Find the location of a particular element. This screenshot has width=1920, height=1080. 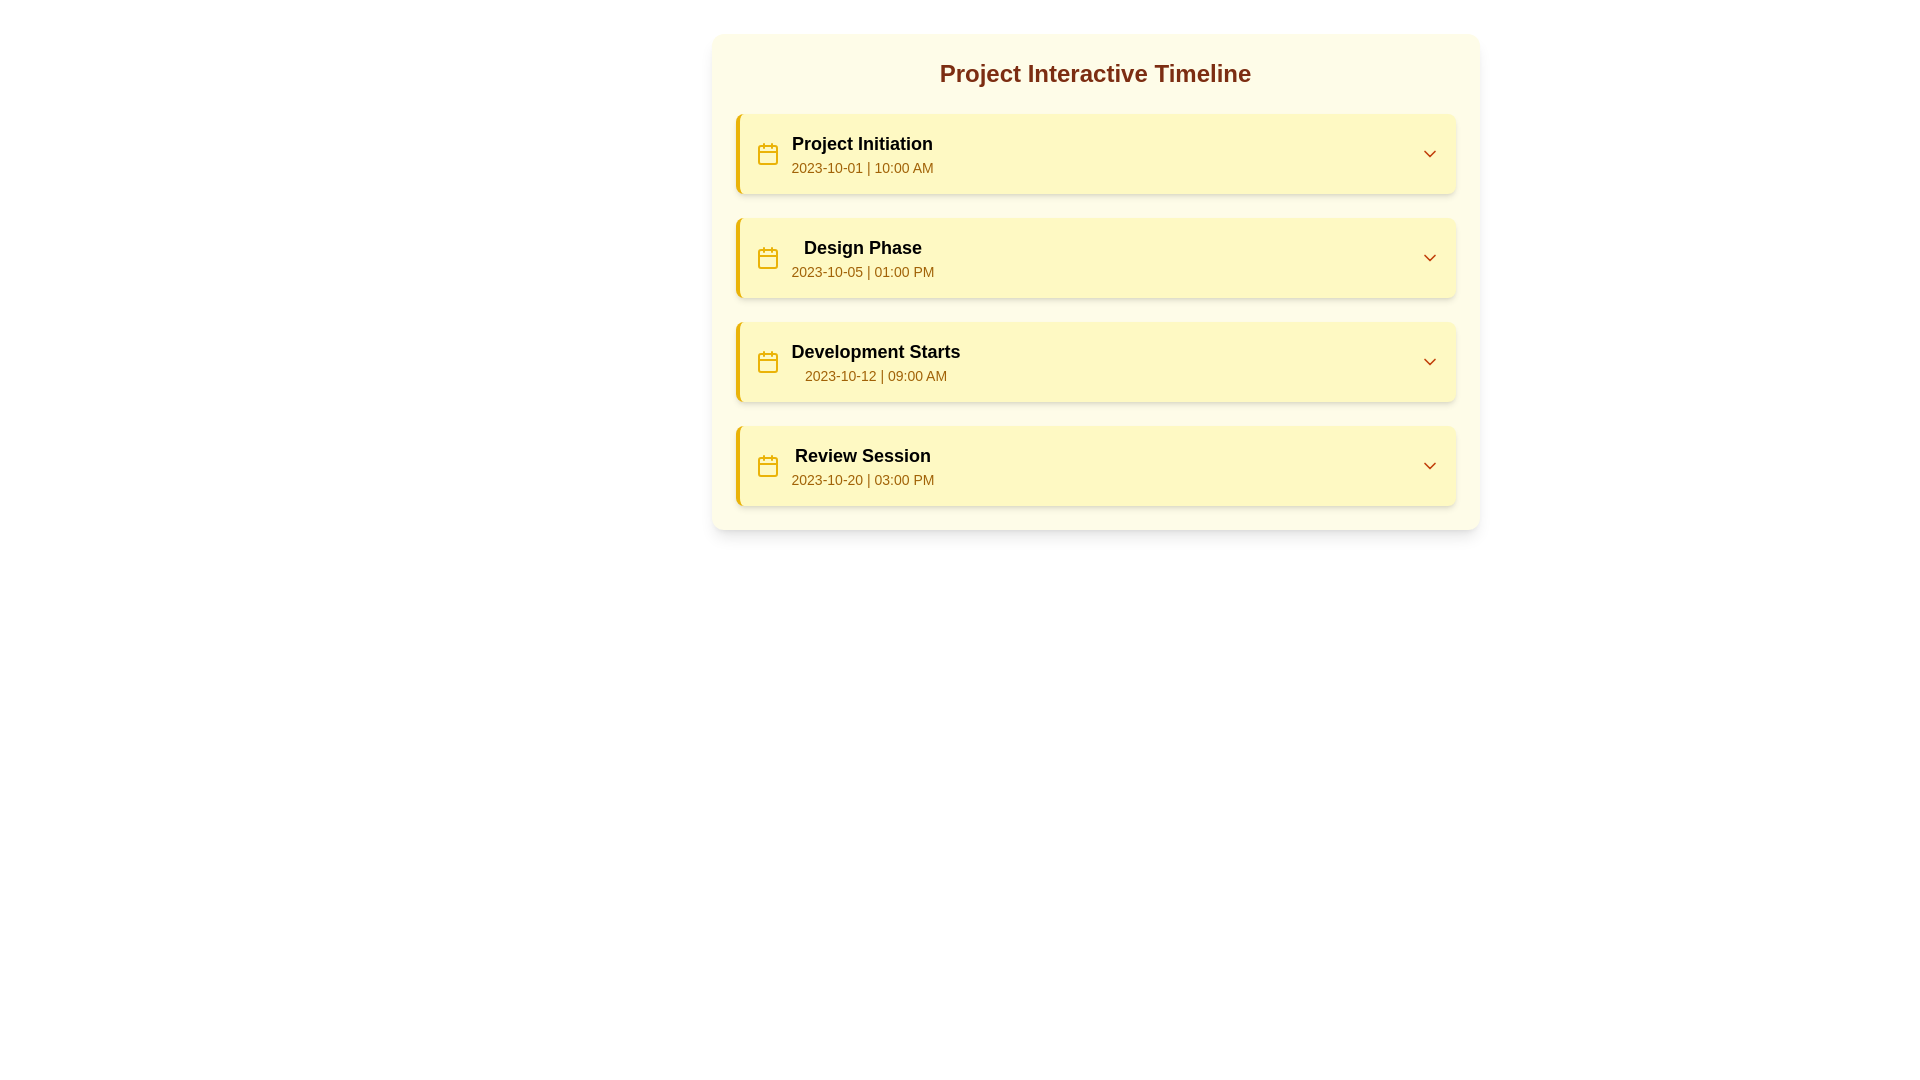

the orange chevron icon button located at the rightmost edge of the 'Development Starts' event is located at coordinates (1428, 362).